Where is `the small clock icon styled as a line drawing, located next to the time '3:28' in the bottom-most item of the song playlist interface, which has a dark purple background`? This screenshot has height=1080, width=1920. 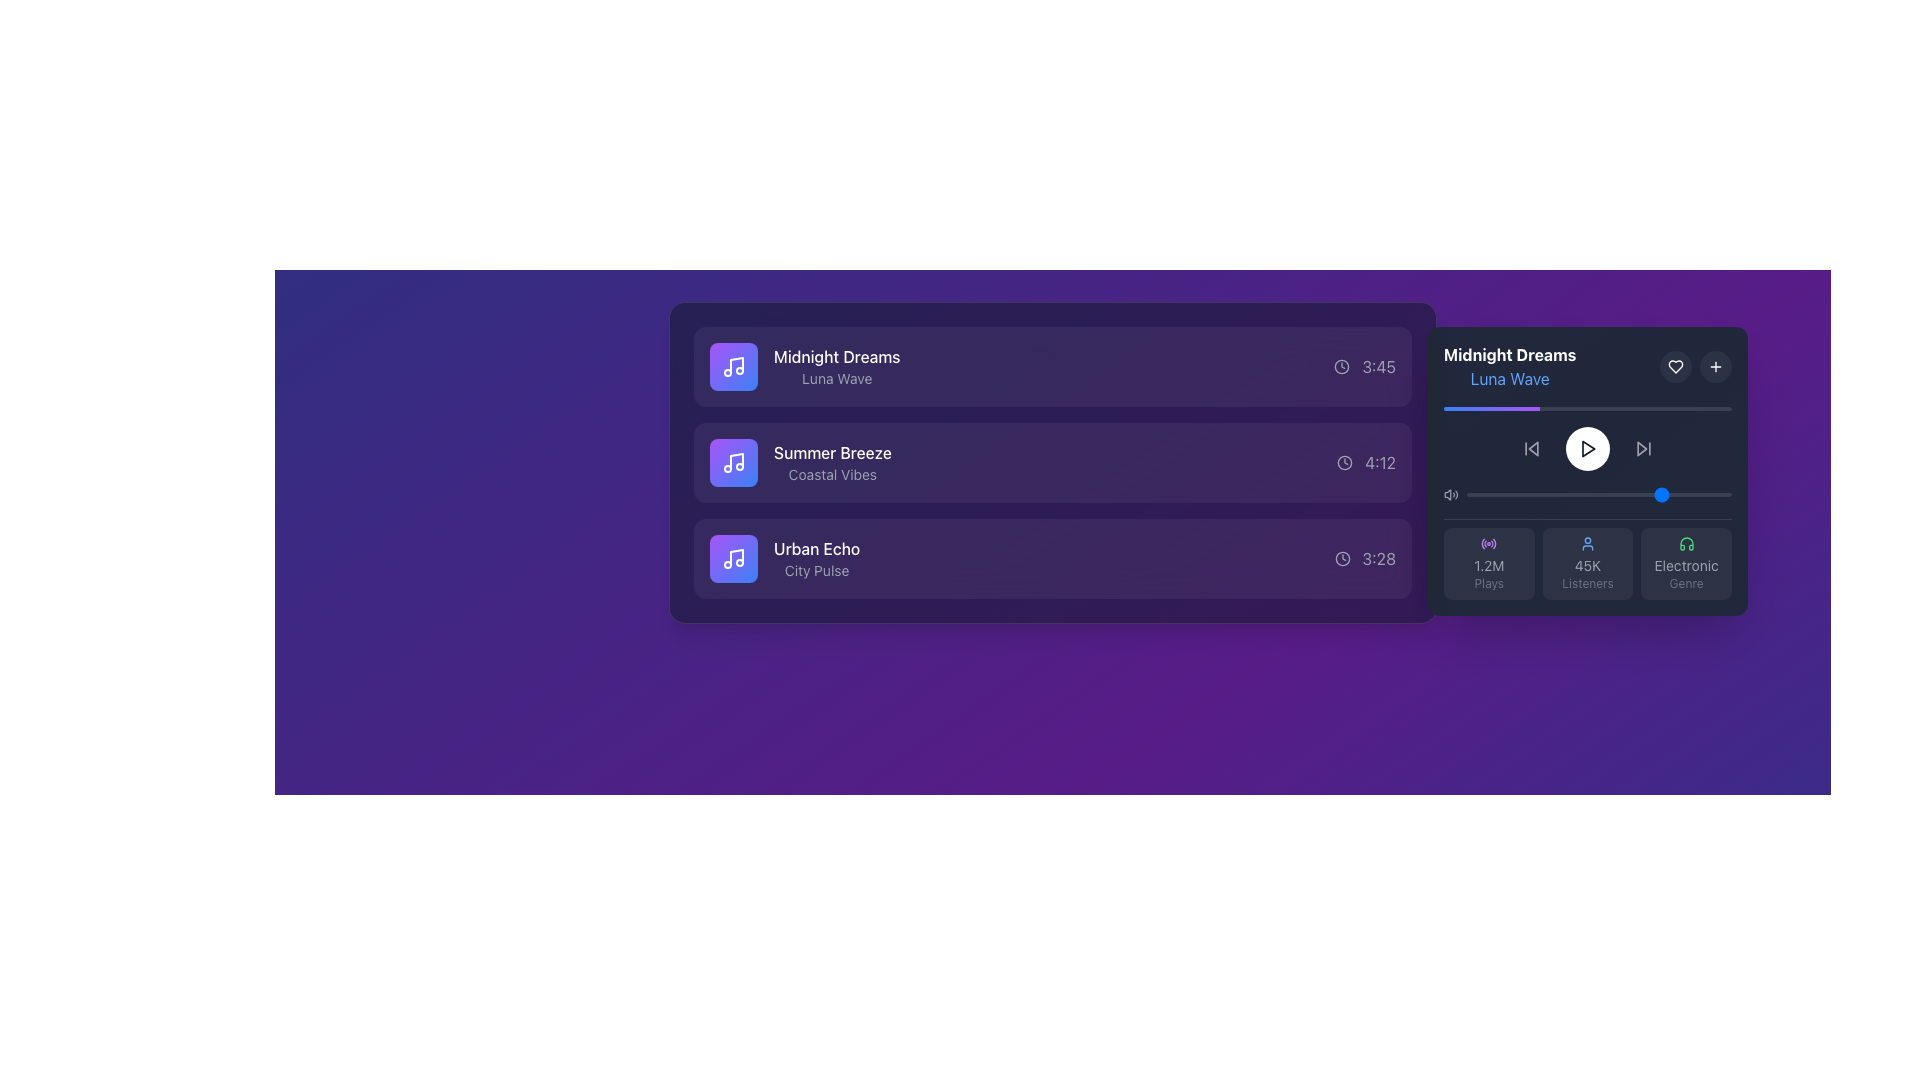
the small clock icon styled as a line drawing, located next to the time '3:28' in the bottom-most item of the song playlist interface, which has a dark purple background is located at coordinates (1342, 559).